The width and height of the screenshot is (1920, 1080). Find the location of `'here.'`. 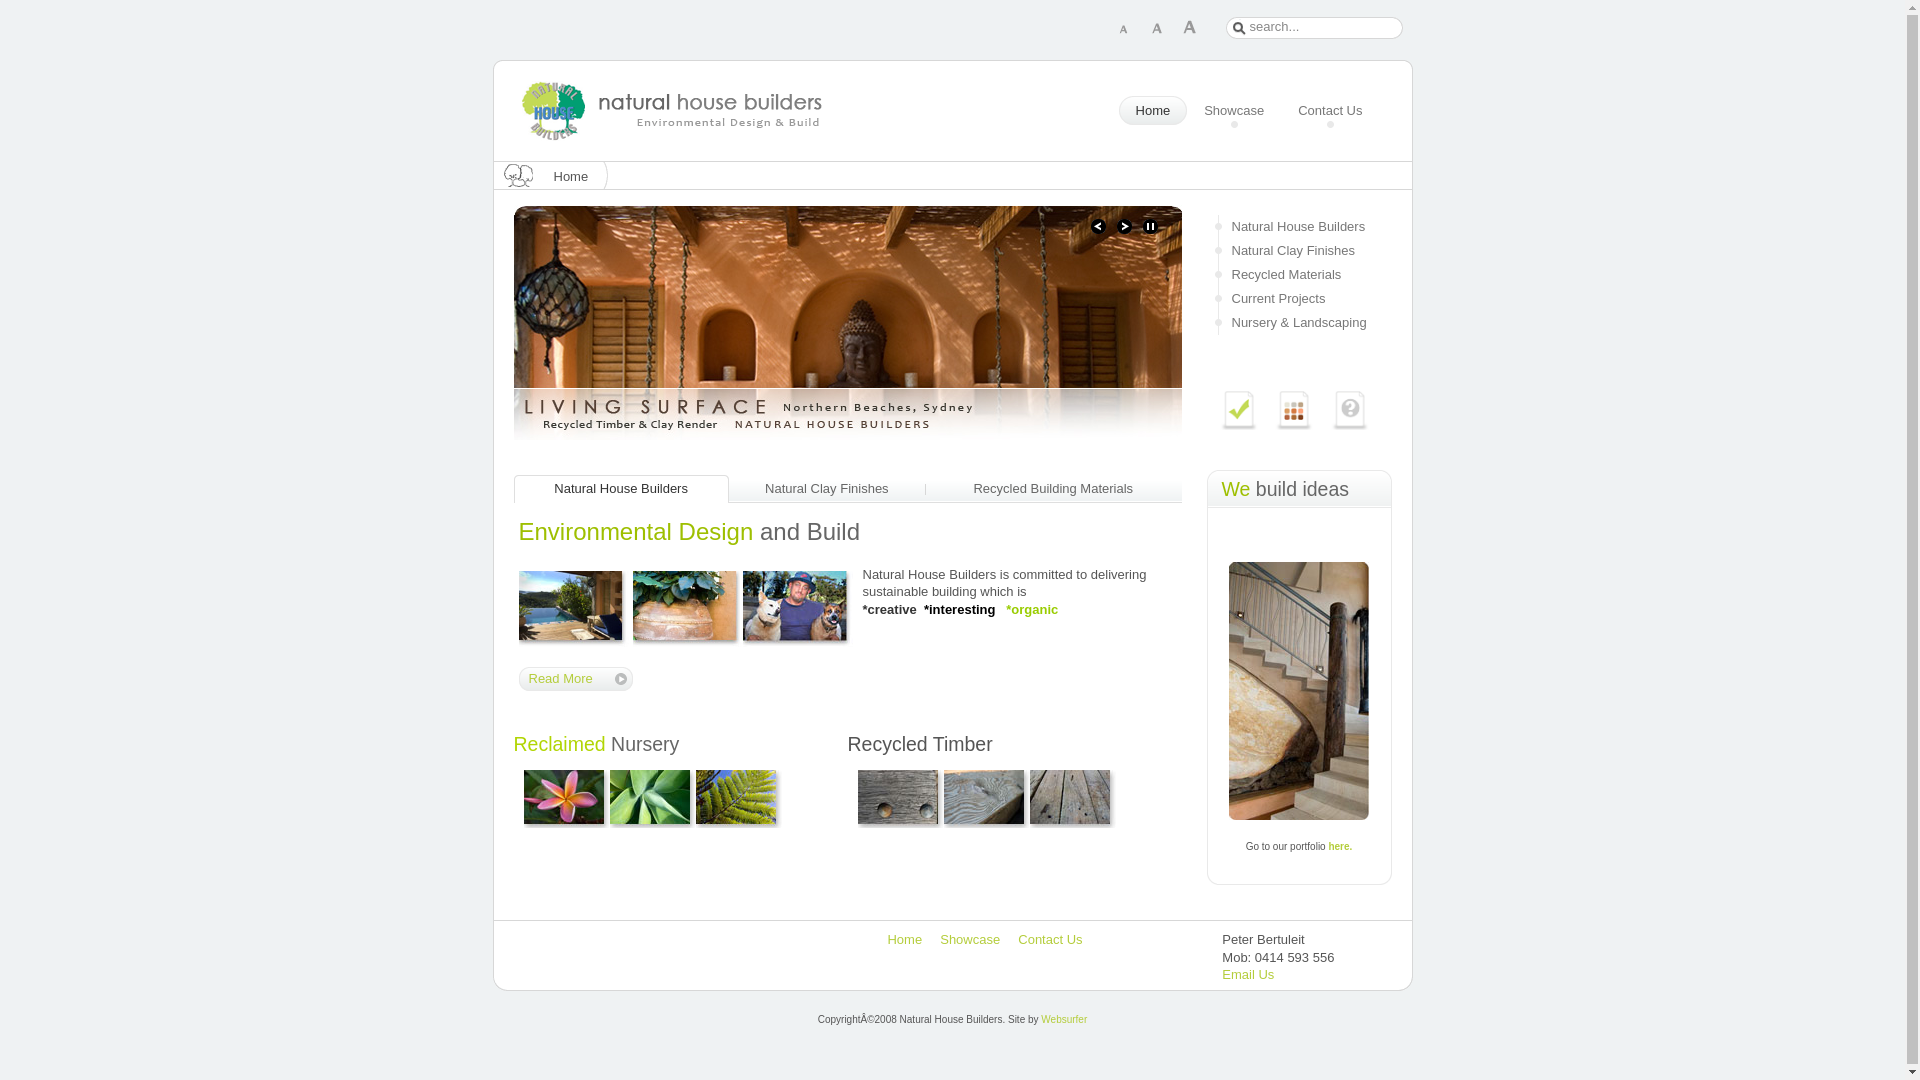

'here.' is located at coordinates (1328, 845).